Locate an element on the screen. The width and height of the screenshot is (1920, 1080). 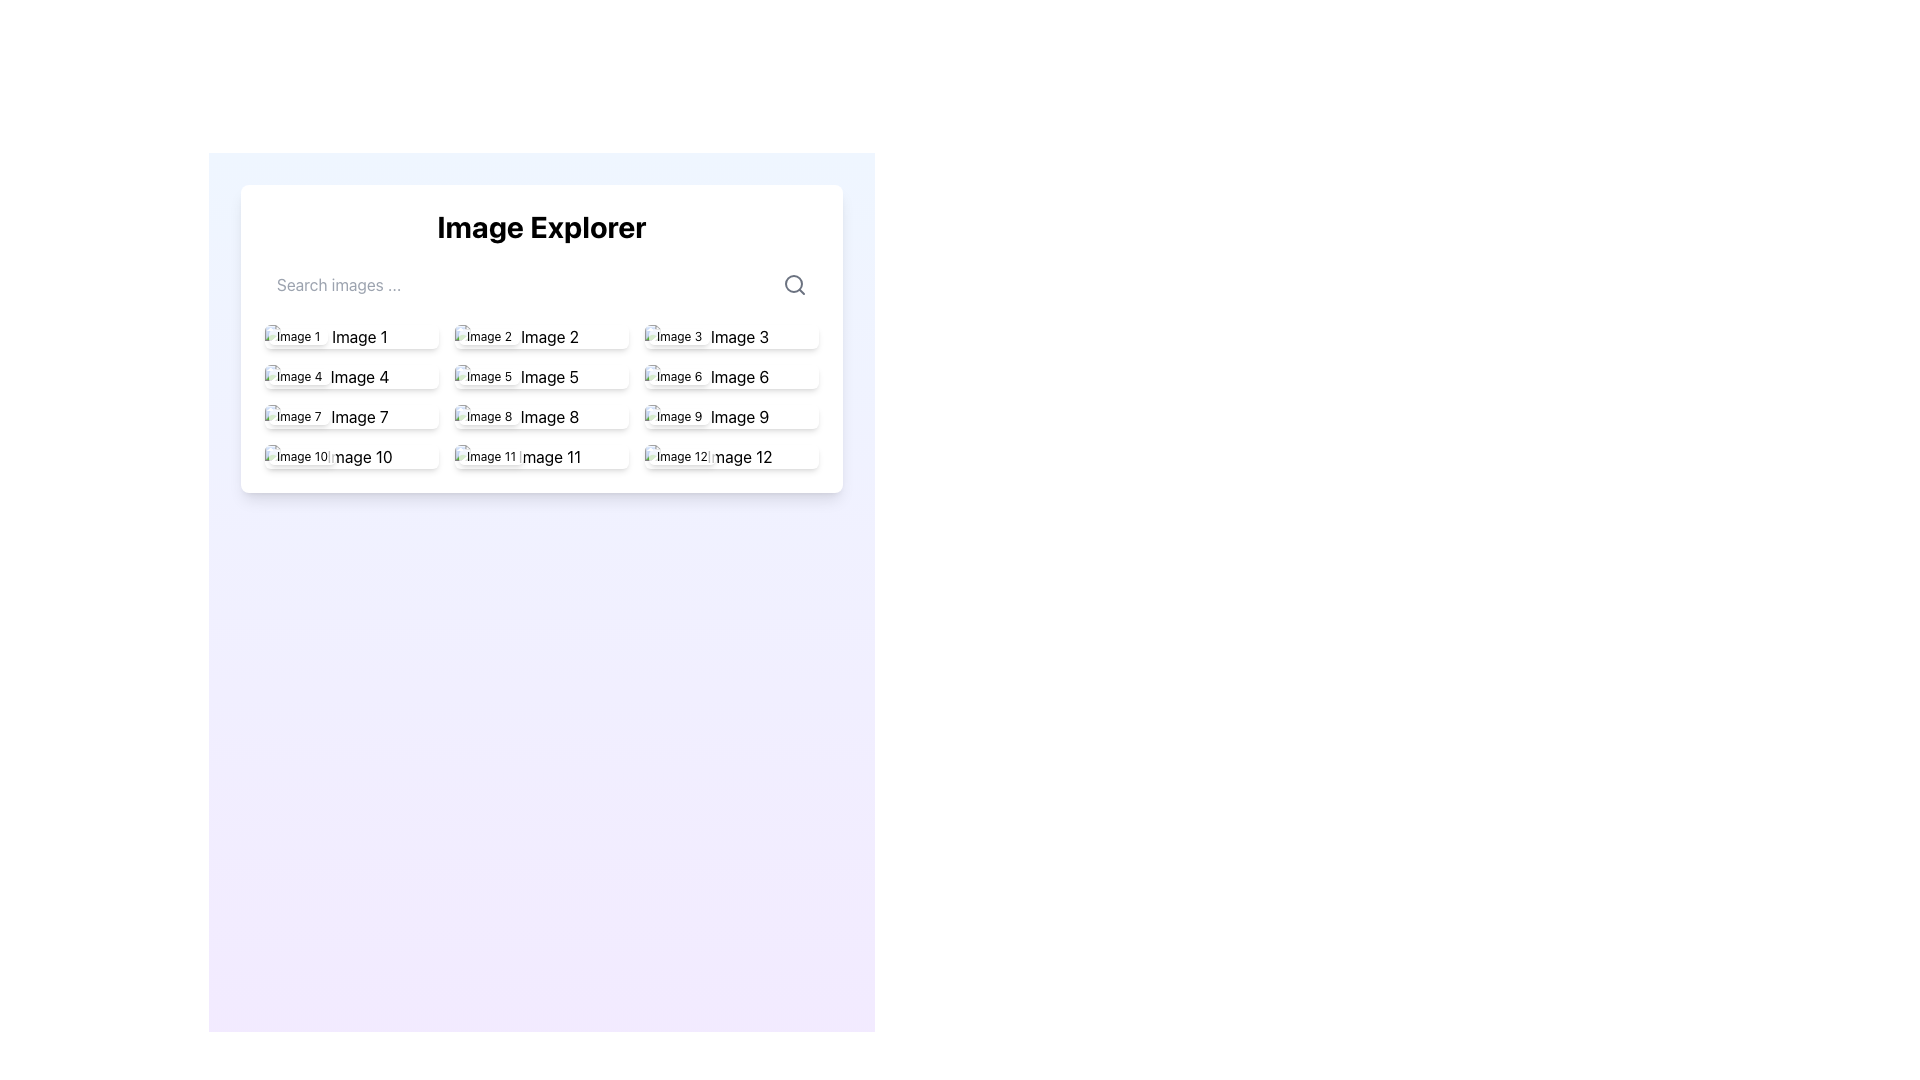
to select the image thumbnail labeled 'Image 1', which is a rectangular image with rounded corners located in the first column and first row of a grid layout is located at coordinates (351, 335).